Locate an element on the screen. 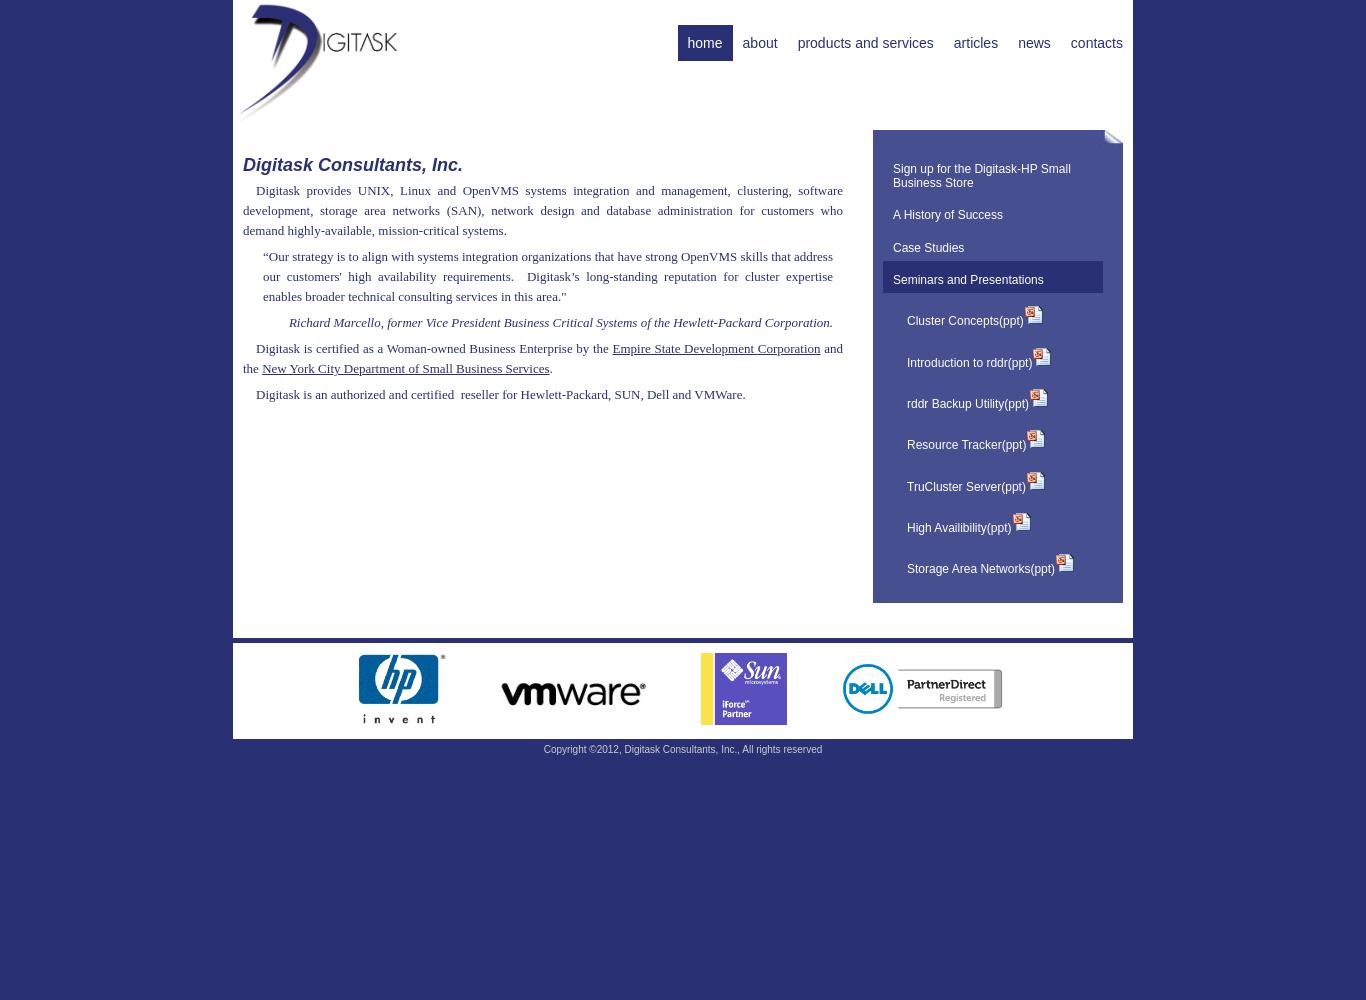  '.' is located at coordinates (548, 366).